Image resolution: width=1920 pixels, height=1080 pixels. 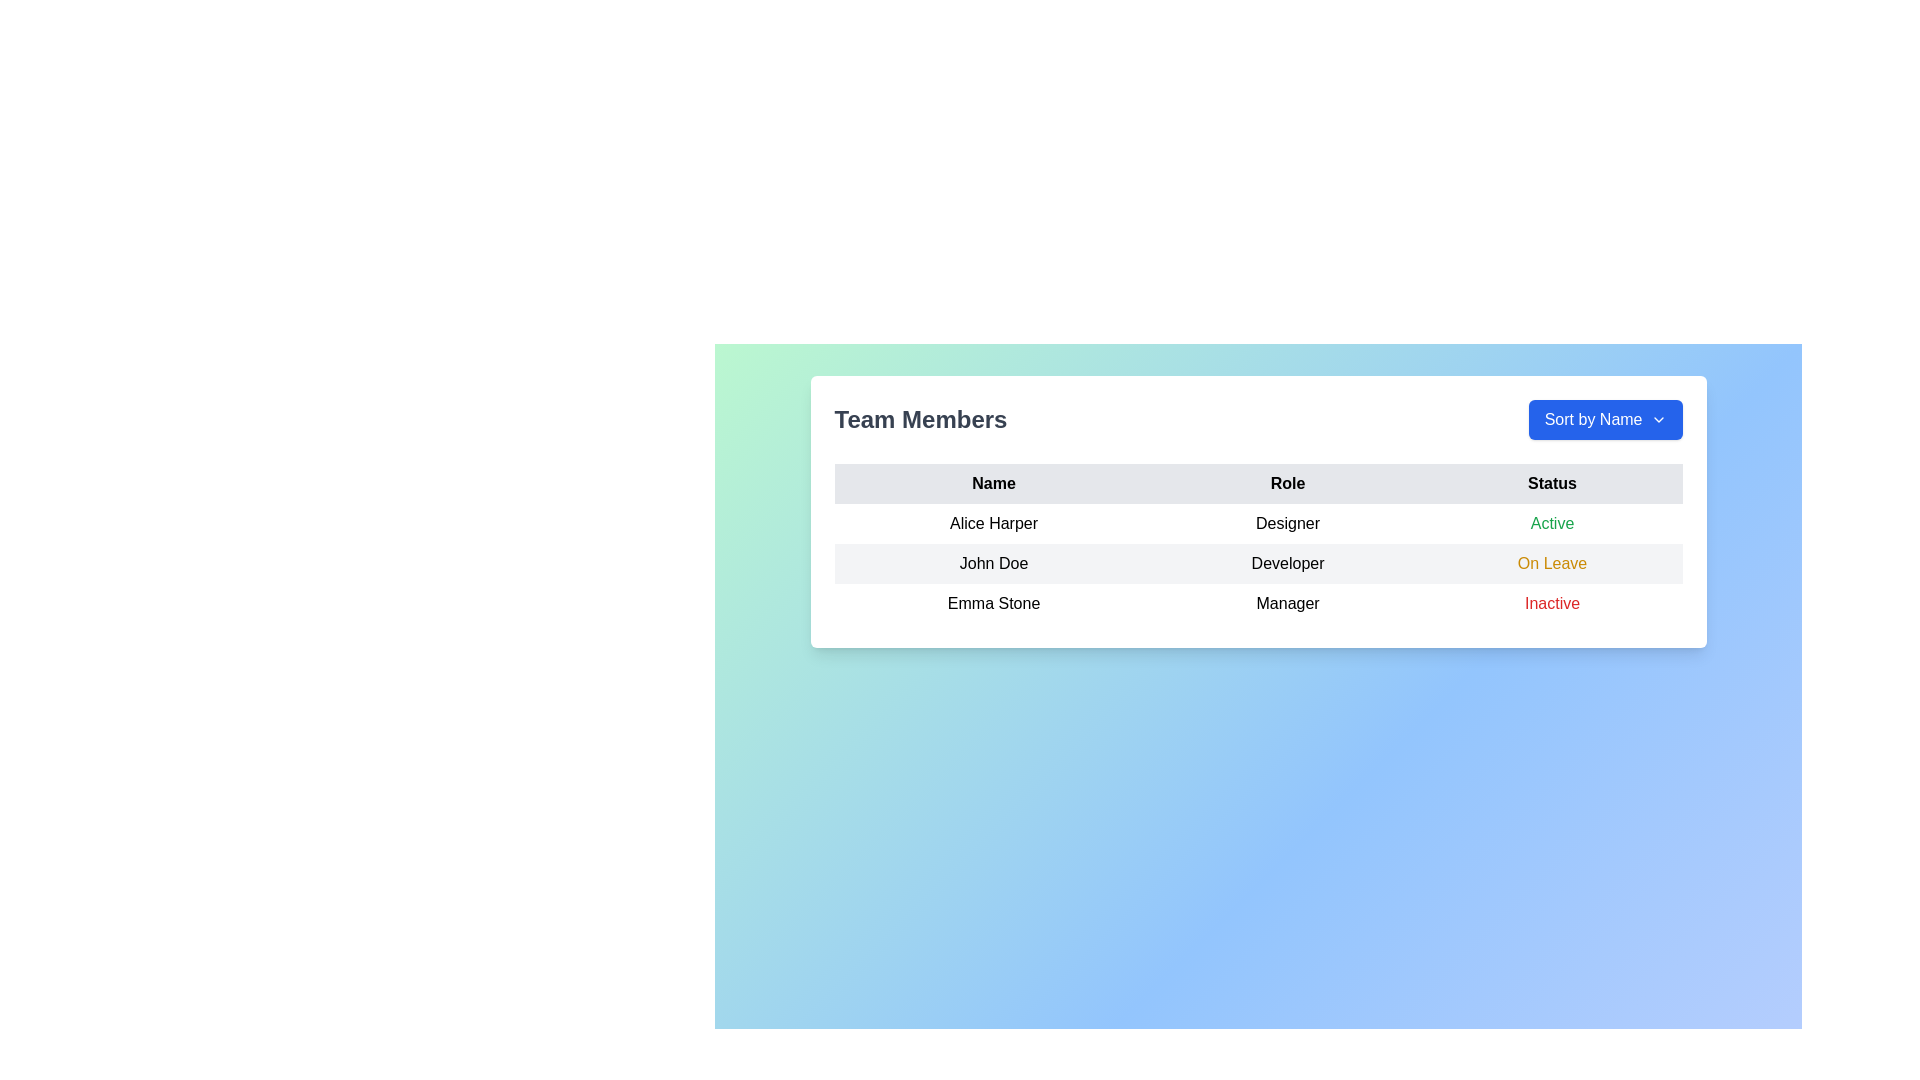 What do you see at coordinates (1288, 483) in the screenshot?
I see `the 'Role' column header text label, which is the second header in the table, positioned between 'Name' and 'Status'` at bounding box center [1288, 483].